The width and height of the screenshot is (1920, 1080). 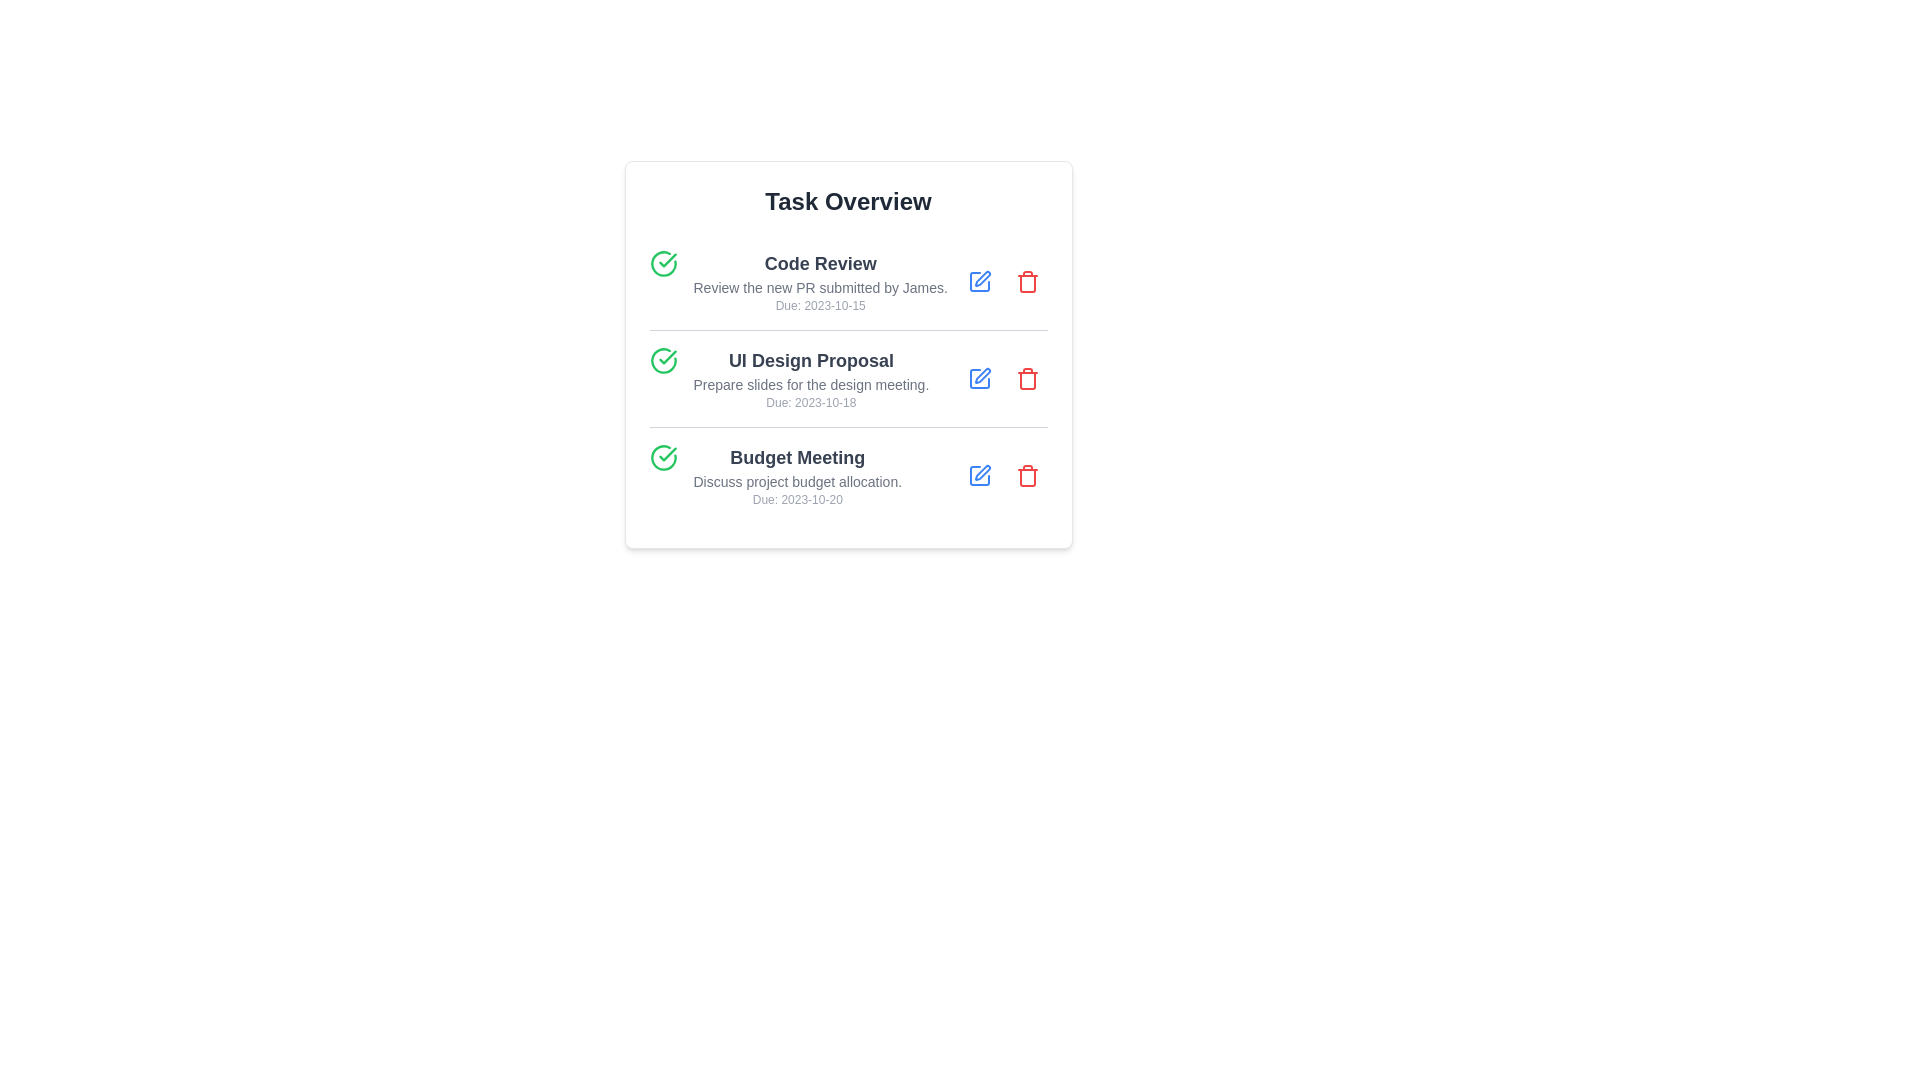 I want to click on the checkmark icon for the task titled 'UI Design Proposal' to mark it as completed, so click(x=663, y=361).